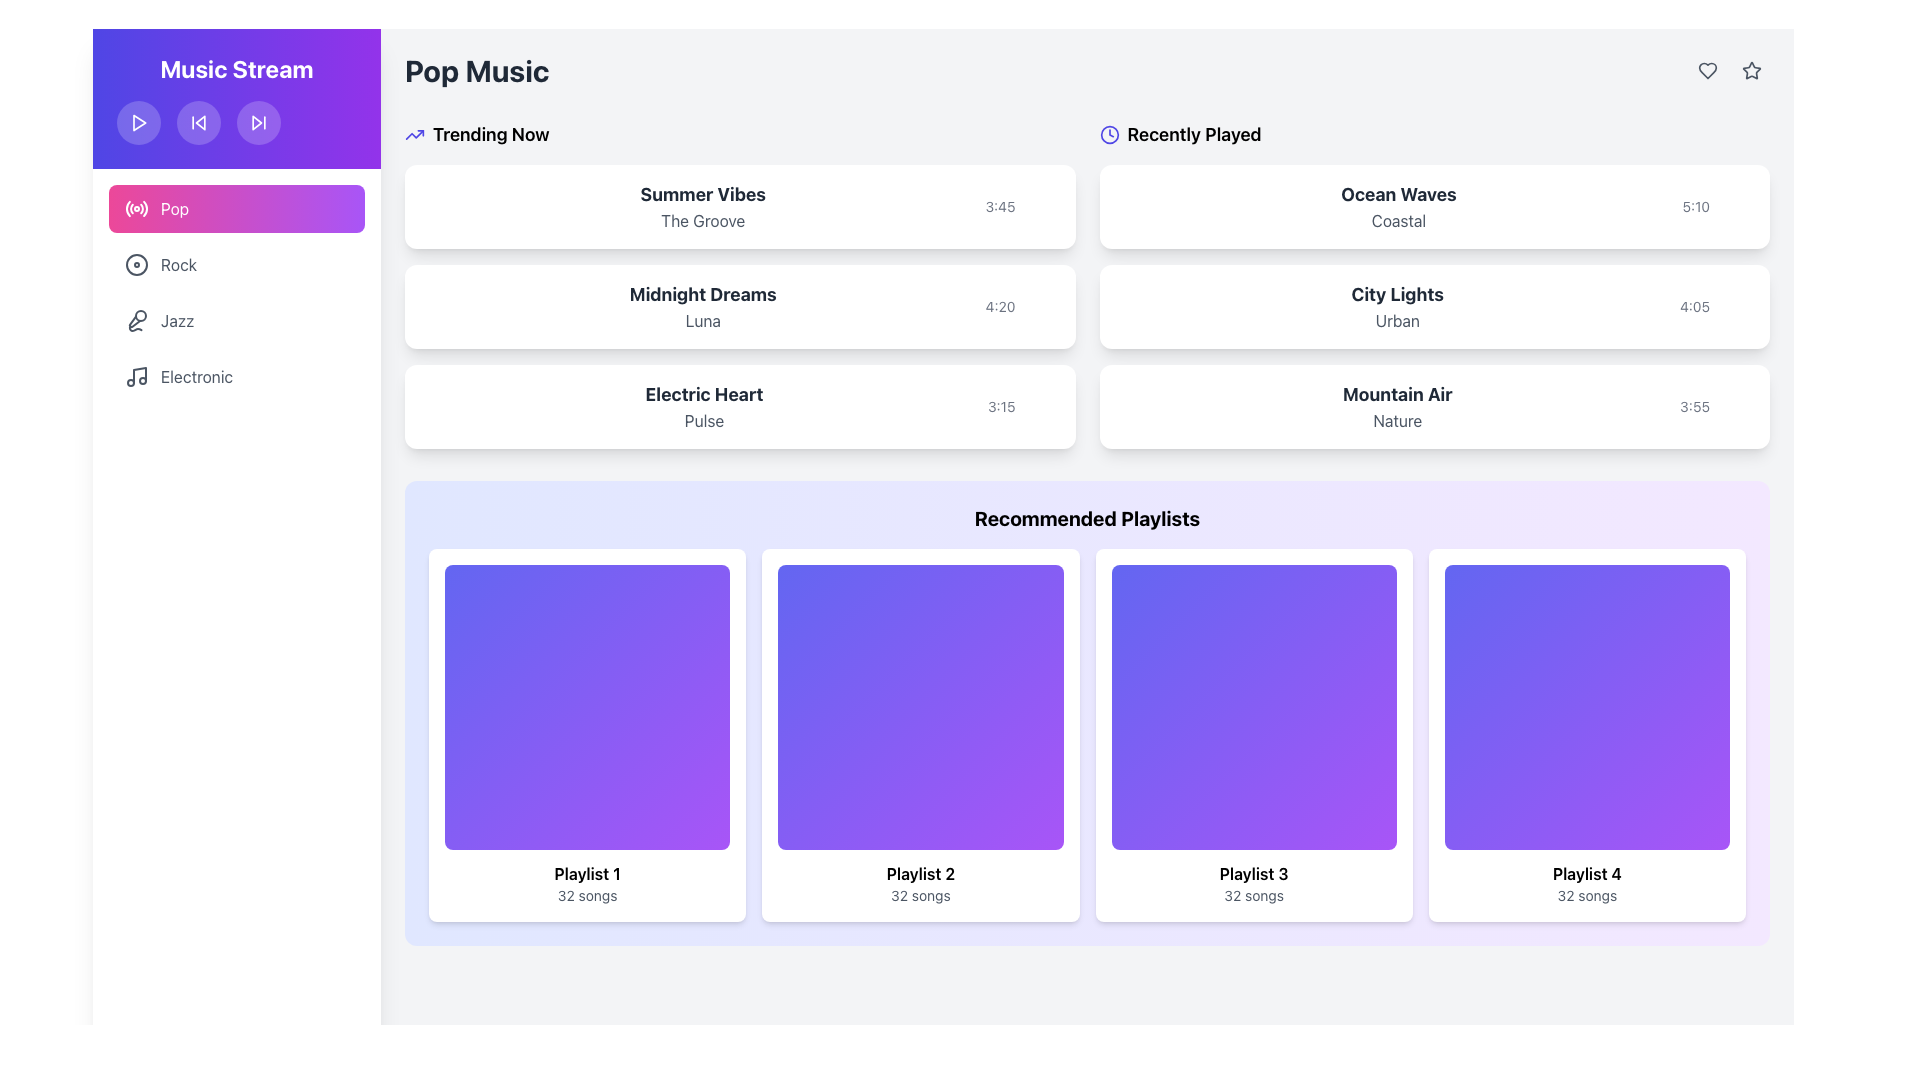  Describe the element at coordinates (703, 195) in the screenshot. I see `the text label displaying the name of the featured track in the 'Trending Now' section, positioned above 'The Groove'` at that location.